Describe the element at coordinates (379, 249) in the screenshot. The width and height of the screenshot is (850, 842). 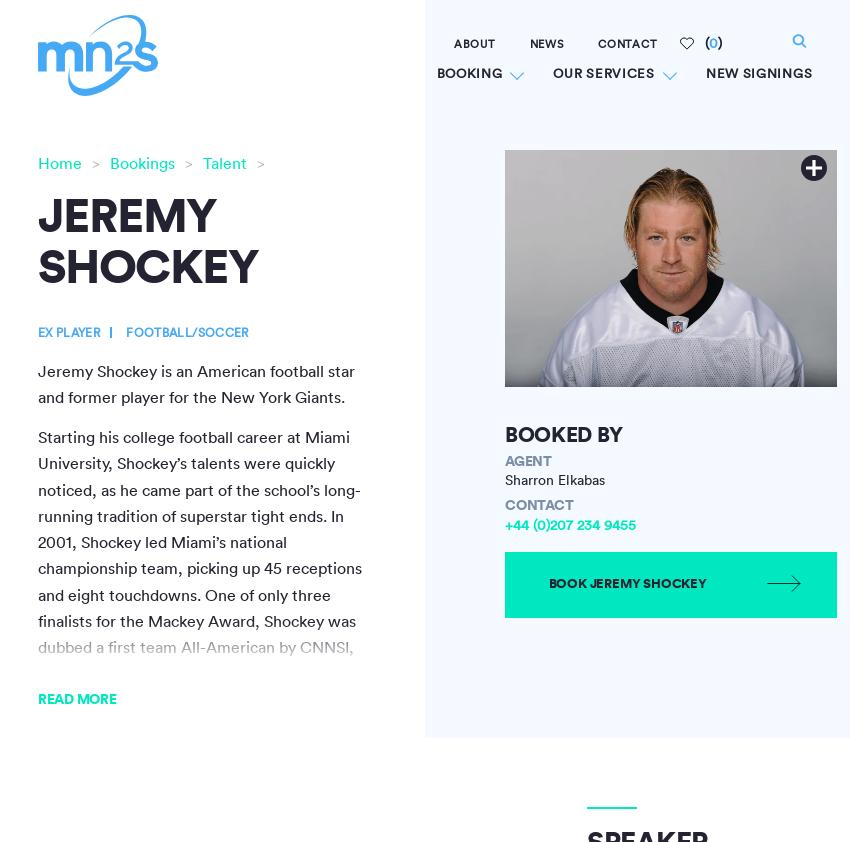
I see `'CELEBRITY DJ'` at that location.